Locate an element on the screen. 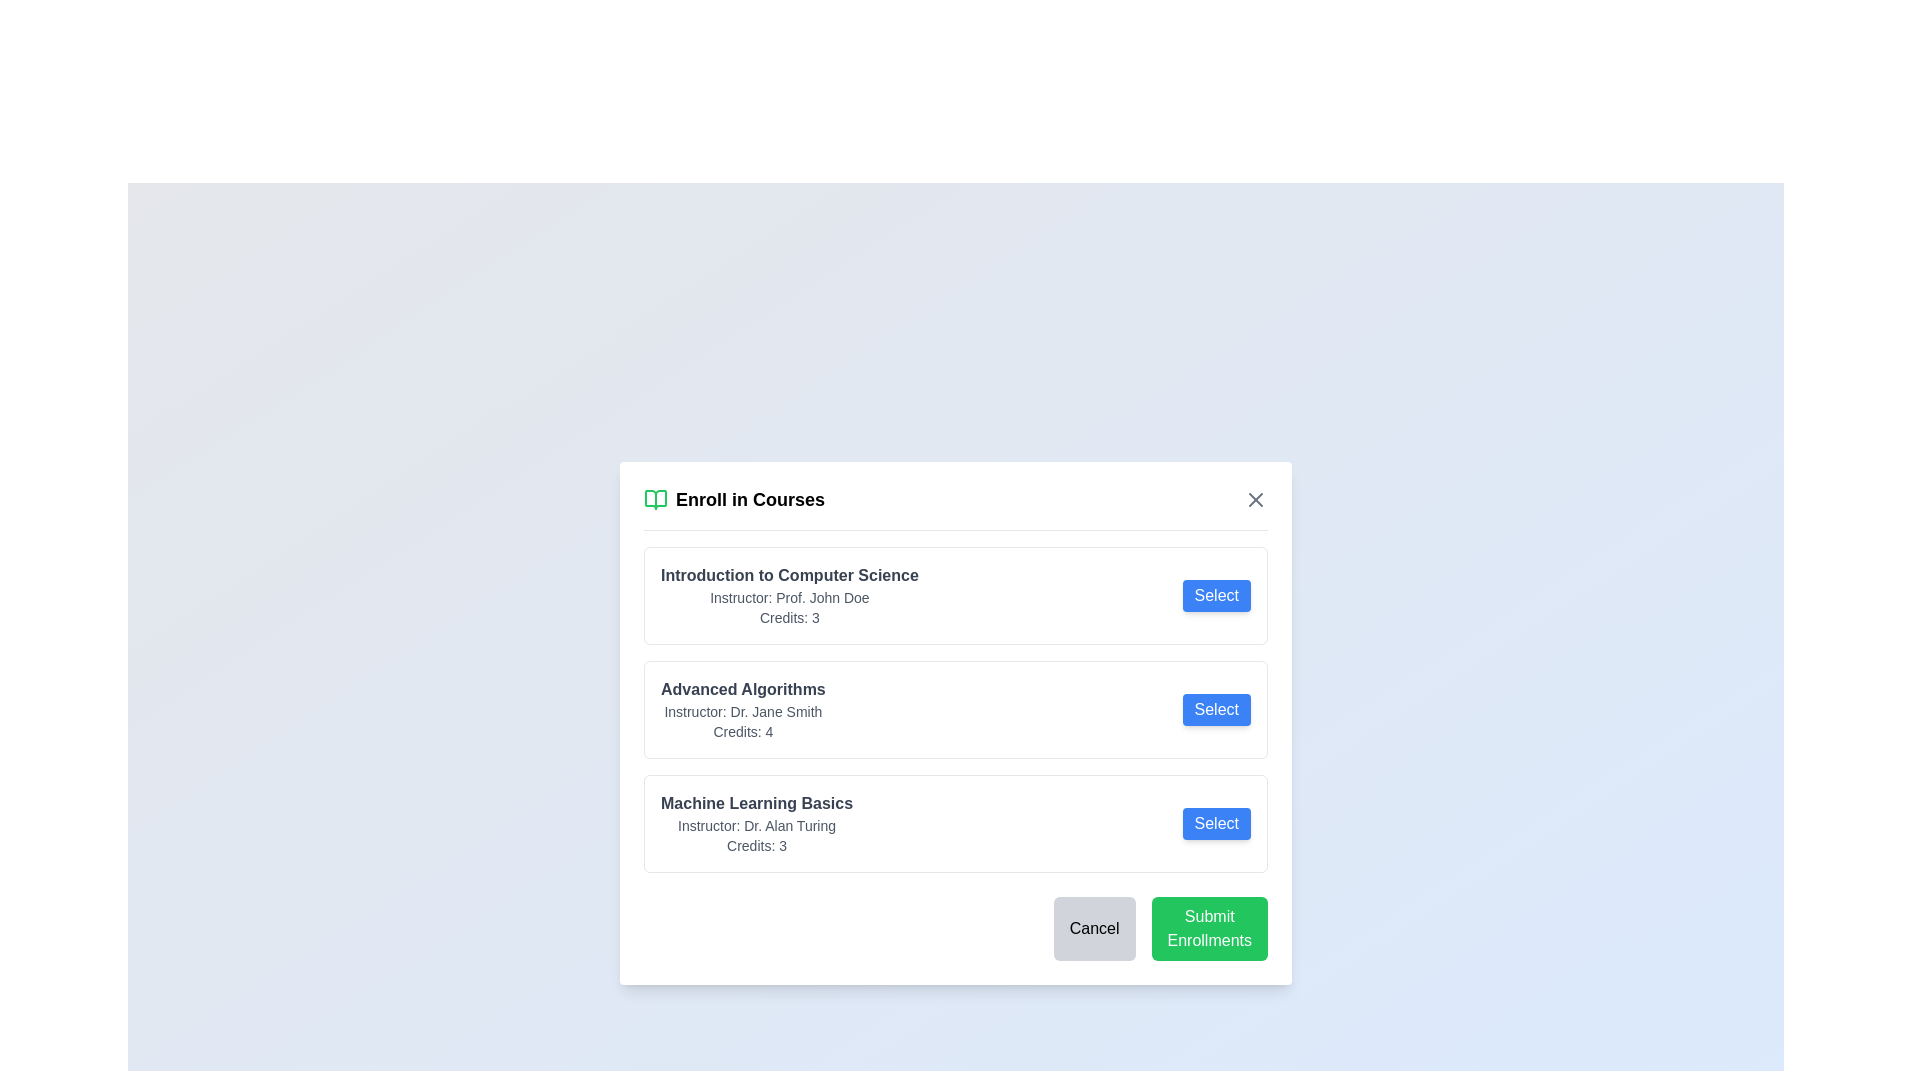 Image resolution: width=1920 pixels, height=1080 pixels. text information block providing details about the course 'Machine Learning Basics', located inside the third white box in the list of courses, positioned above the 'Cancel' and 'Submit Enrollments' buttons is located at coordinates (756, 823).